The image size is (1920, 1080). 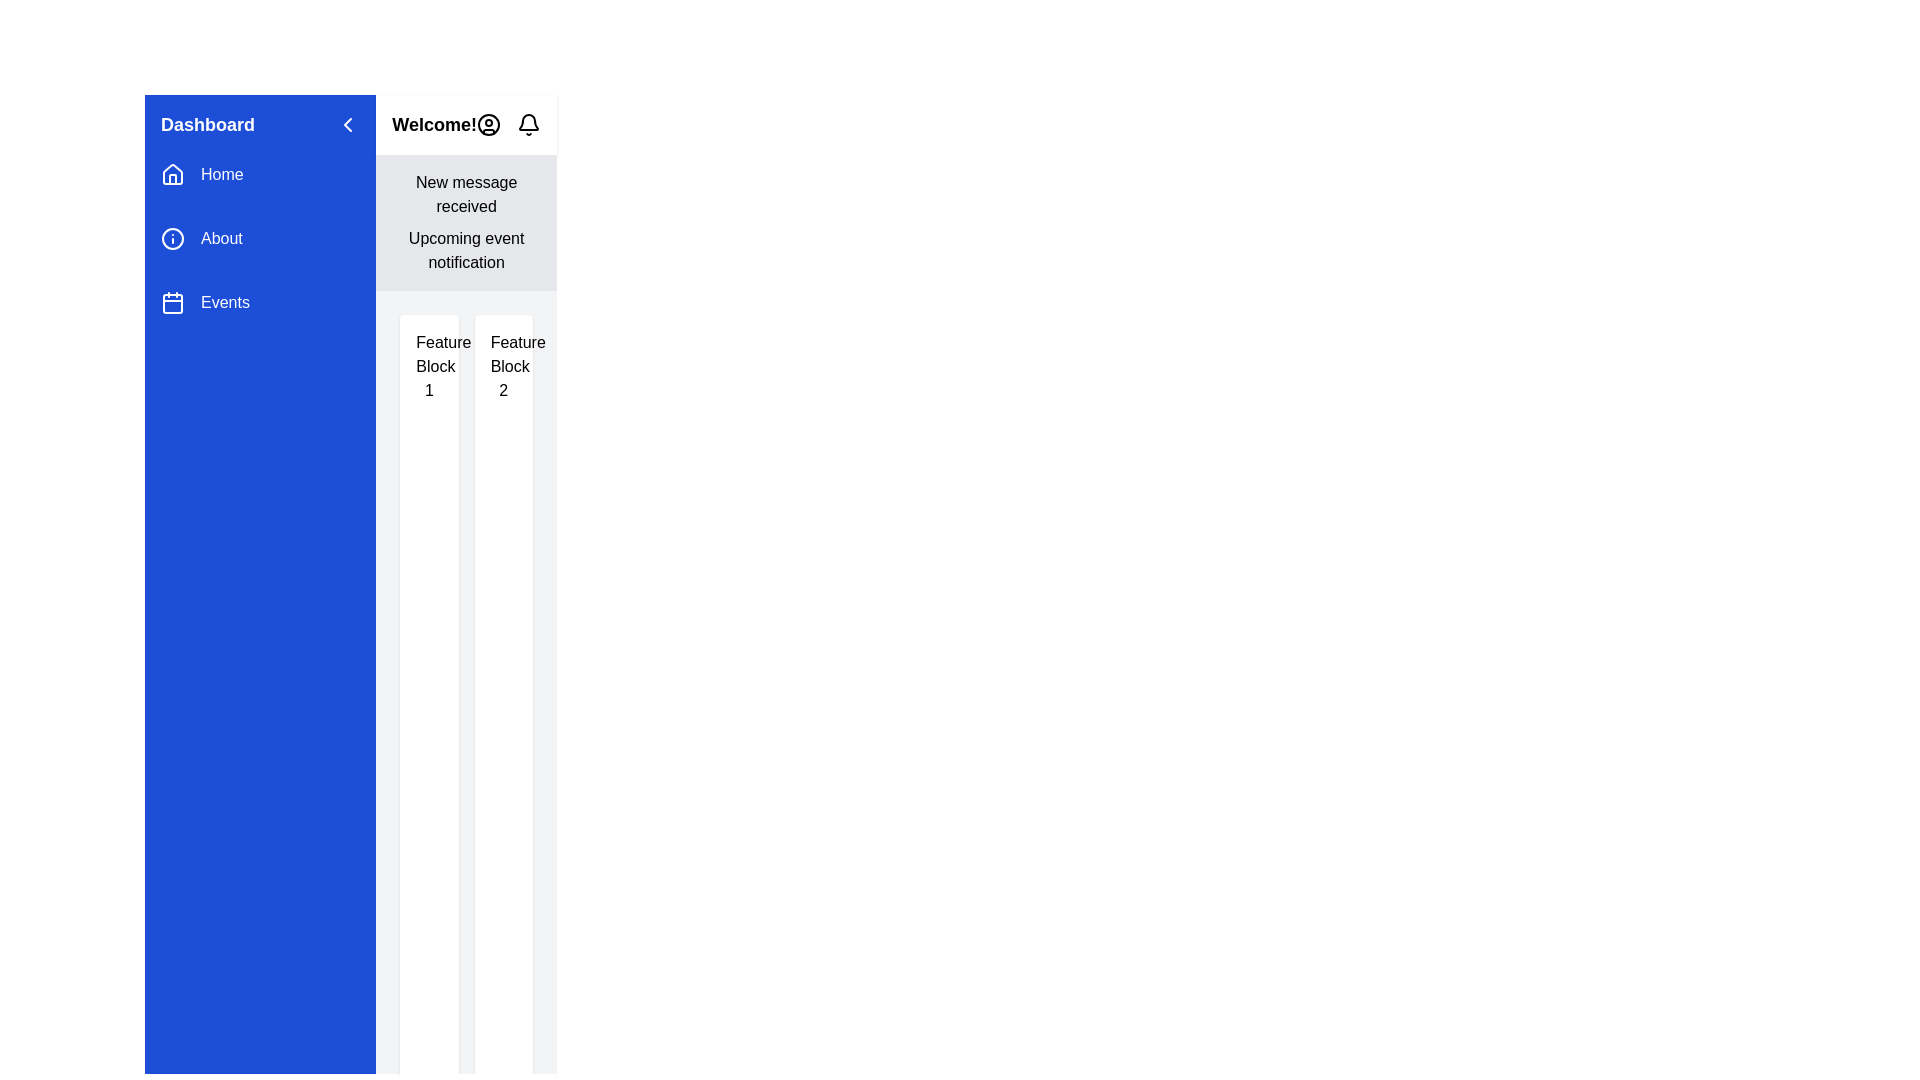 I want to click on the 'About' button in the vertical menu, so click(x=259, y=238).